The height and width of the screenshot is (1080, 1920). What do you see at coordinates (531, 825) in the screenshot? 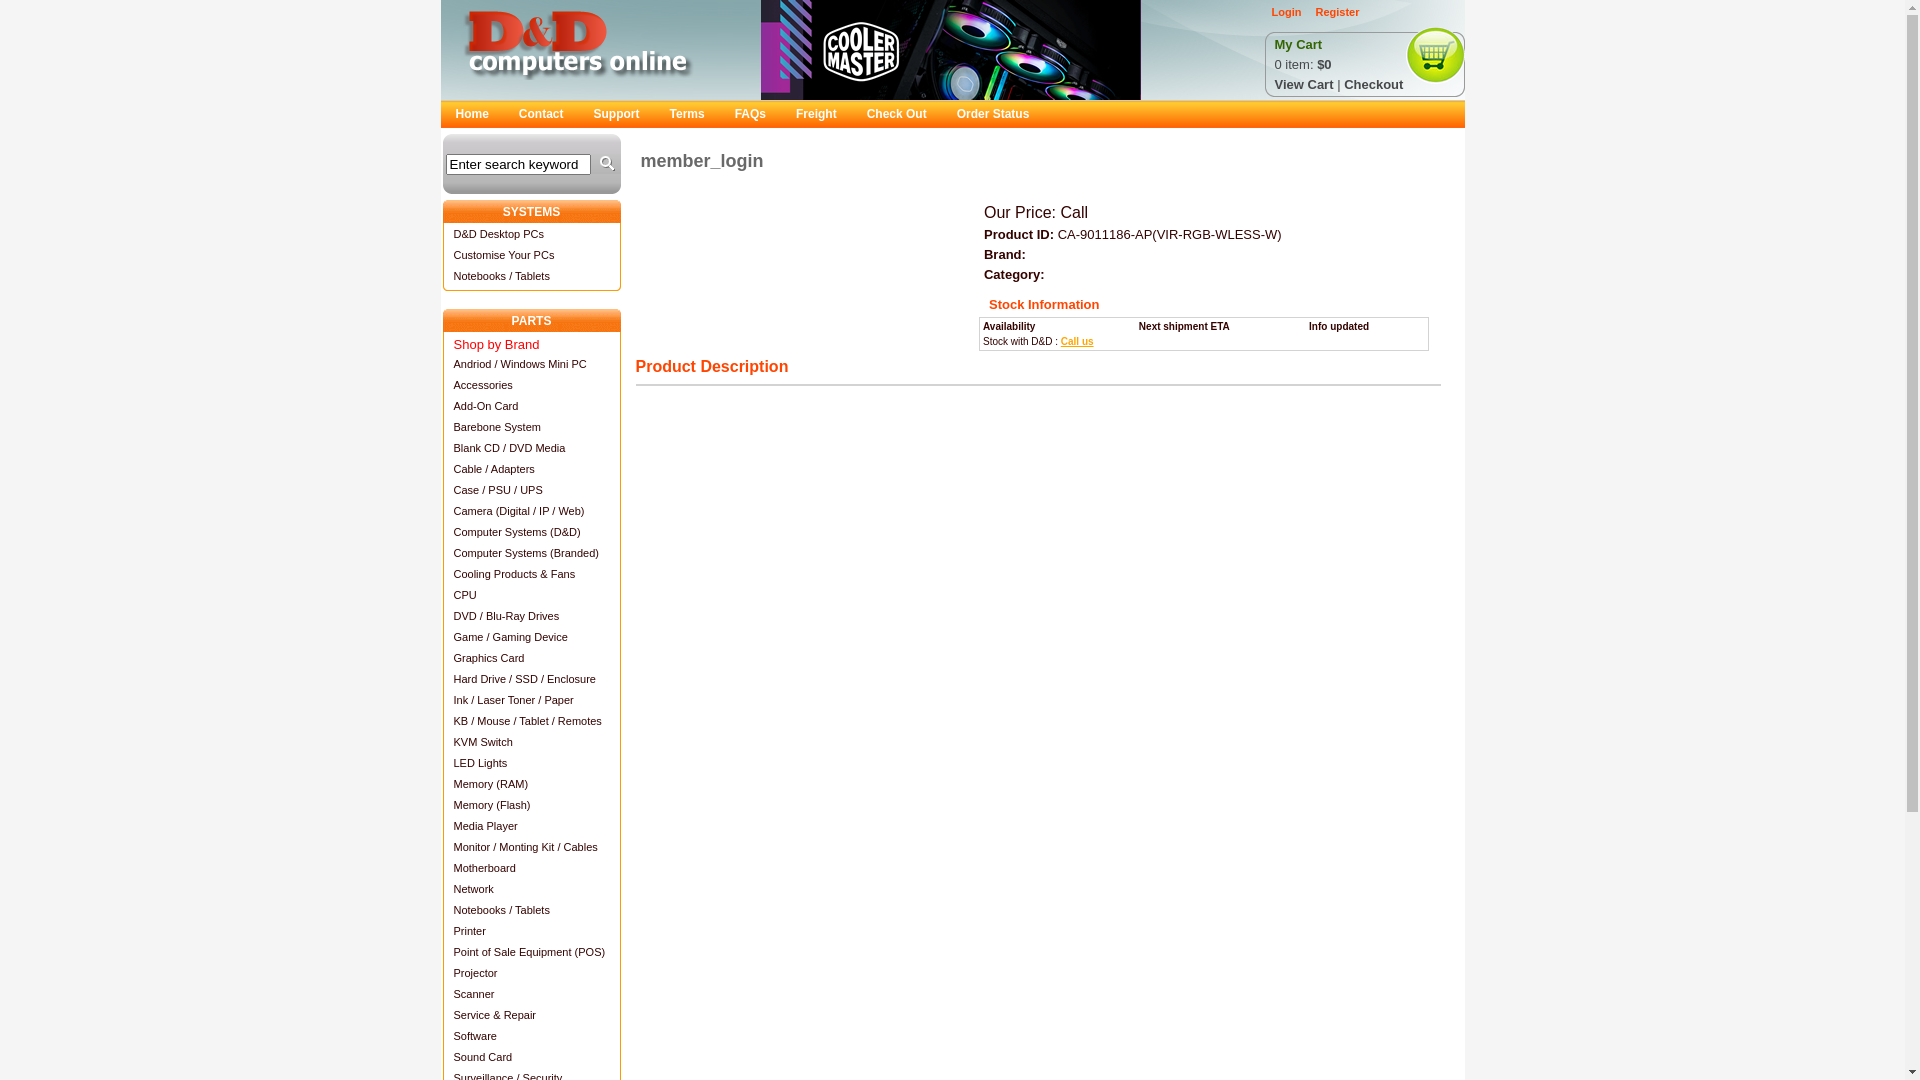
I see `'Media Player'` at bounding box center [531, 825].